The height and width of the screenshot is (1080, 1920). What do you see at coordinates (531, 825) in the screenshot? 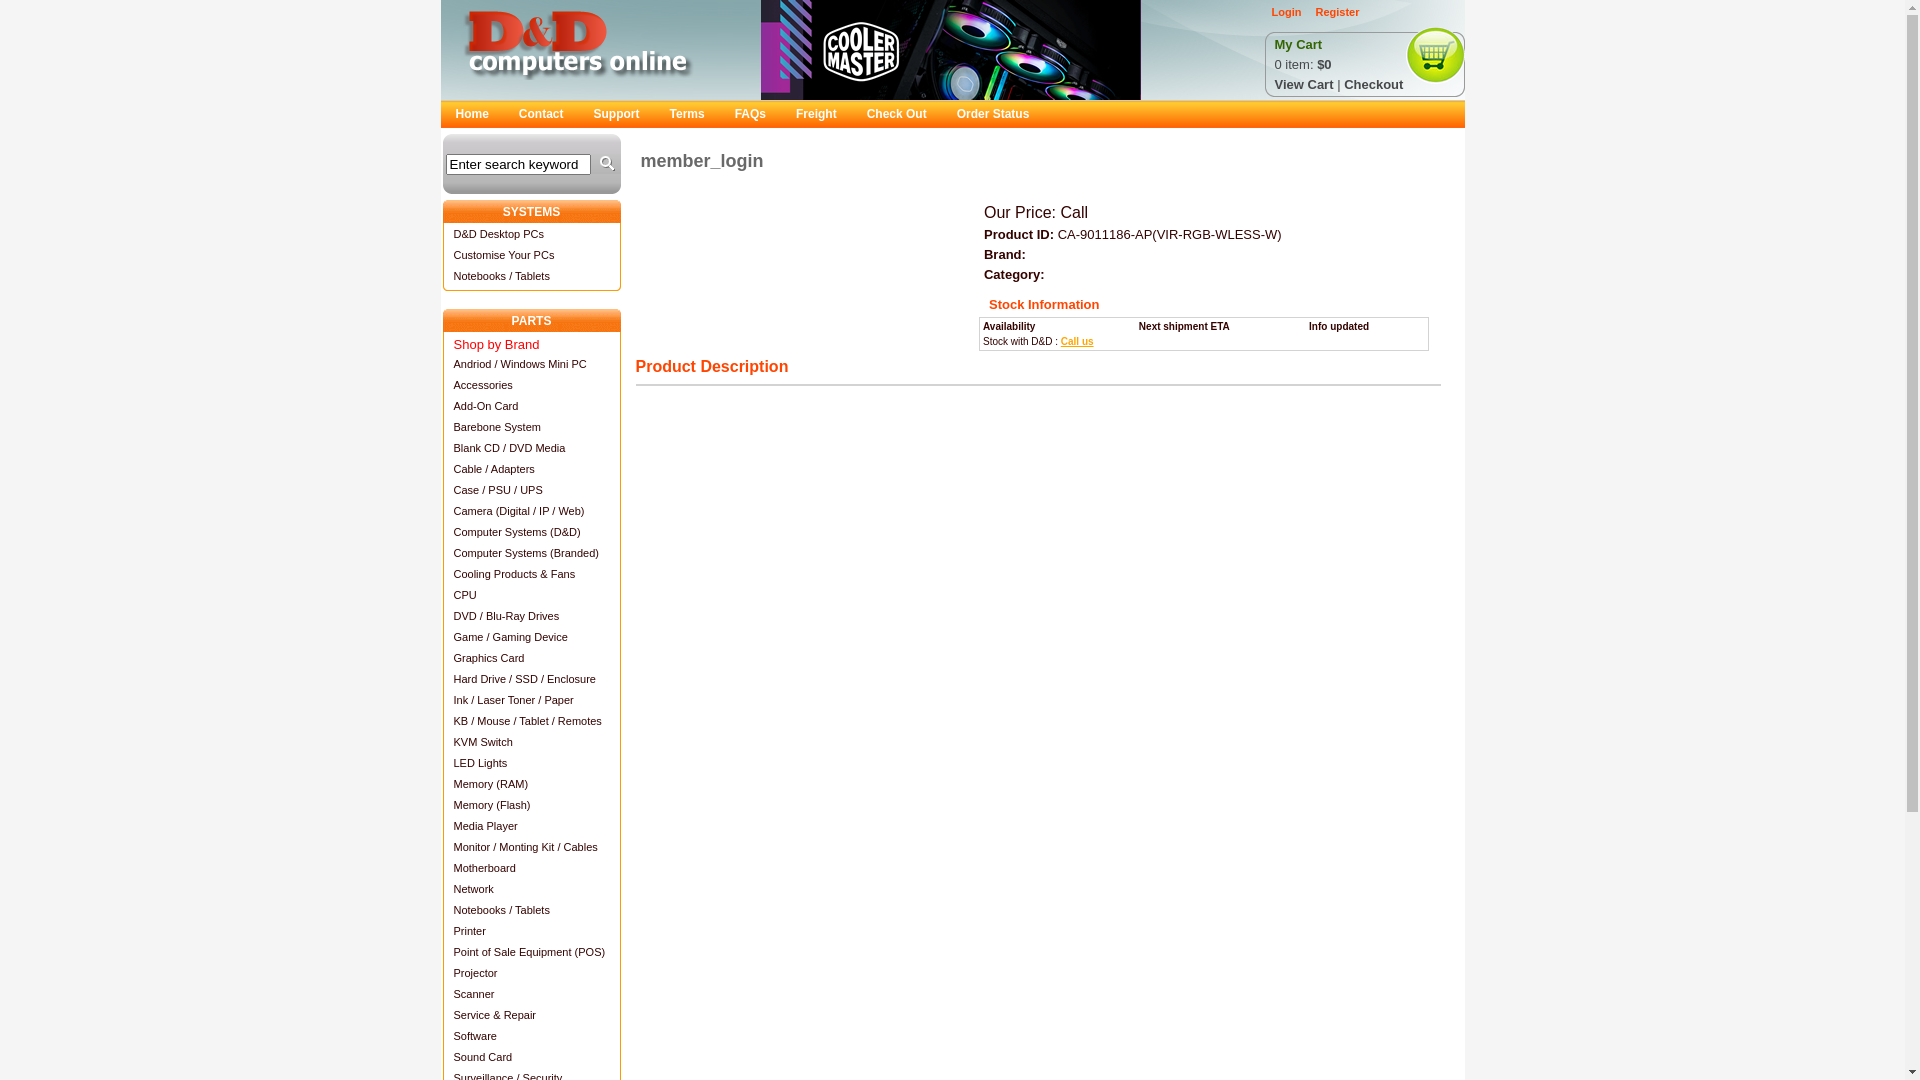
I see `'Media Player'` at bounding box center [531, 825].